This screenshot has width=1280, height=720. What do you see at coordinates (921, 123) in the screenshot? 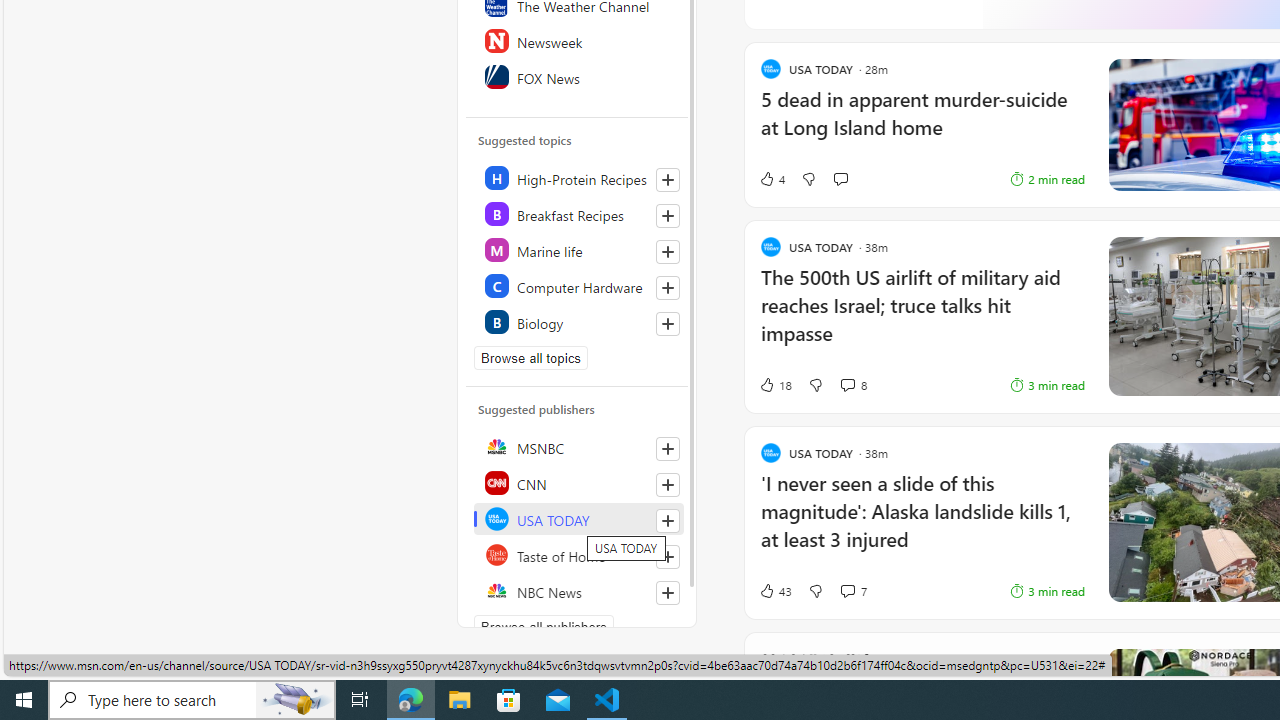
I see `'5 dead in apparent murder-suicide at Long Island home'` at bounding box center [921, 123].